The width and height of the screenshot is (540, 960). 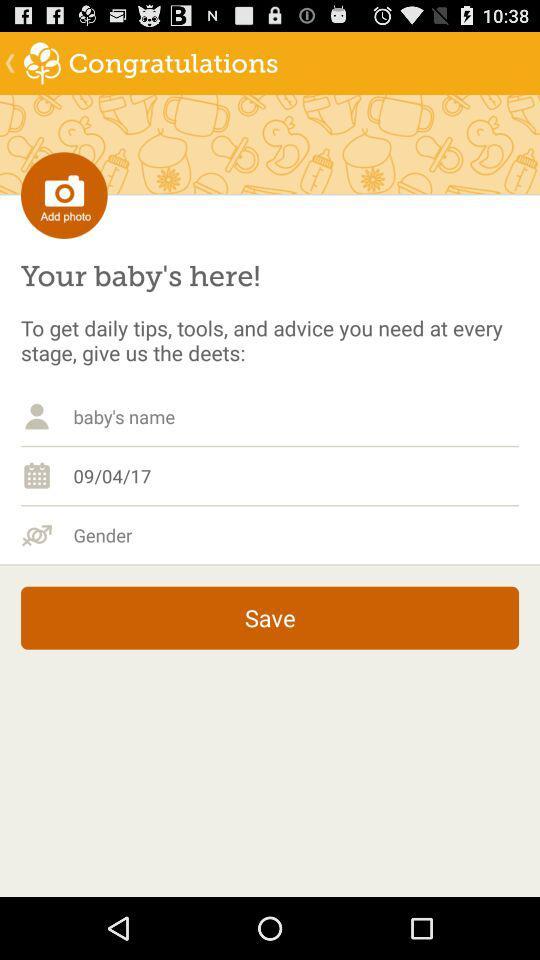 I want to click on choose gender, so click(x=295, y=534).